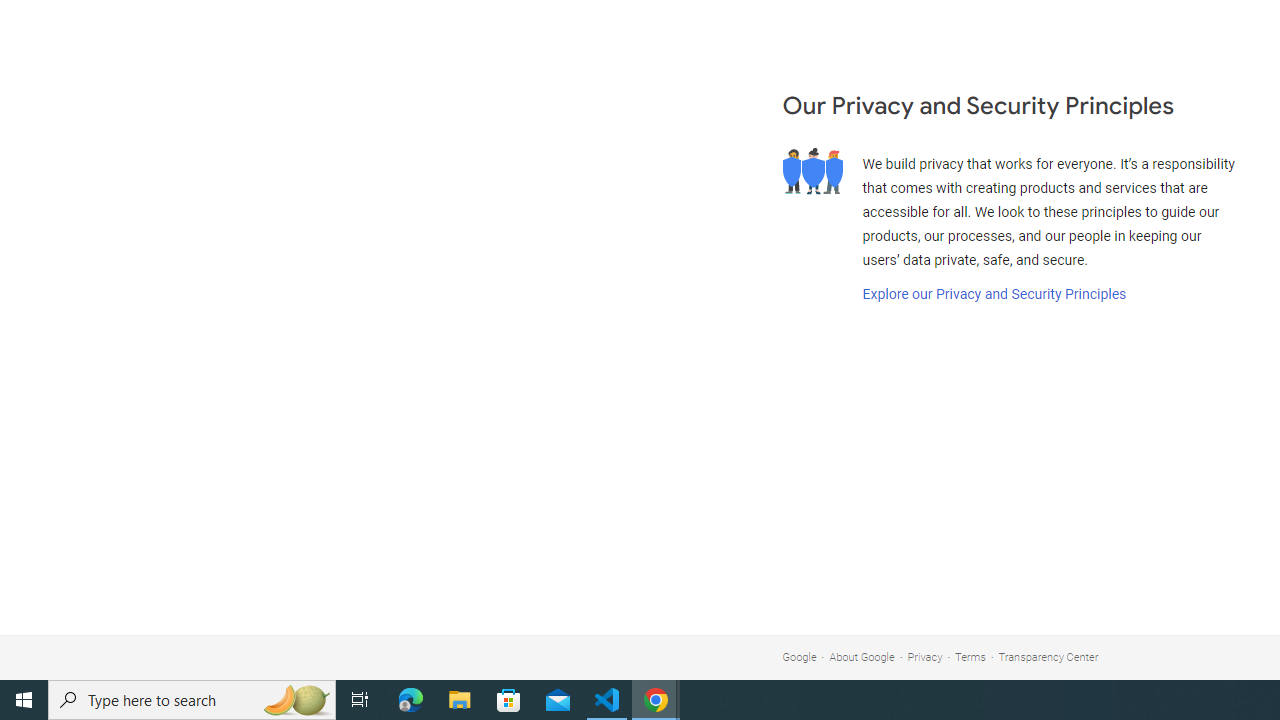  What do you see at coordinates (862, 657) in the screenshot?
I see `'About Google'` at bounding box center [862, 657].